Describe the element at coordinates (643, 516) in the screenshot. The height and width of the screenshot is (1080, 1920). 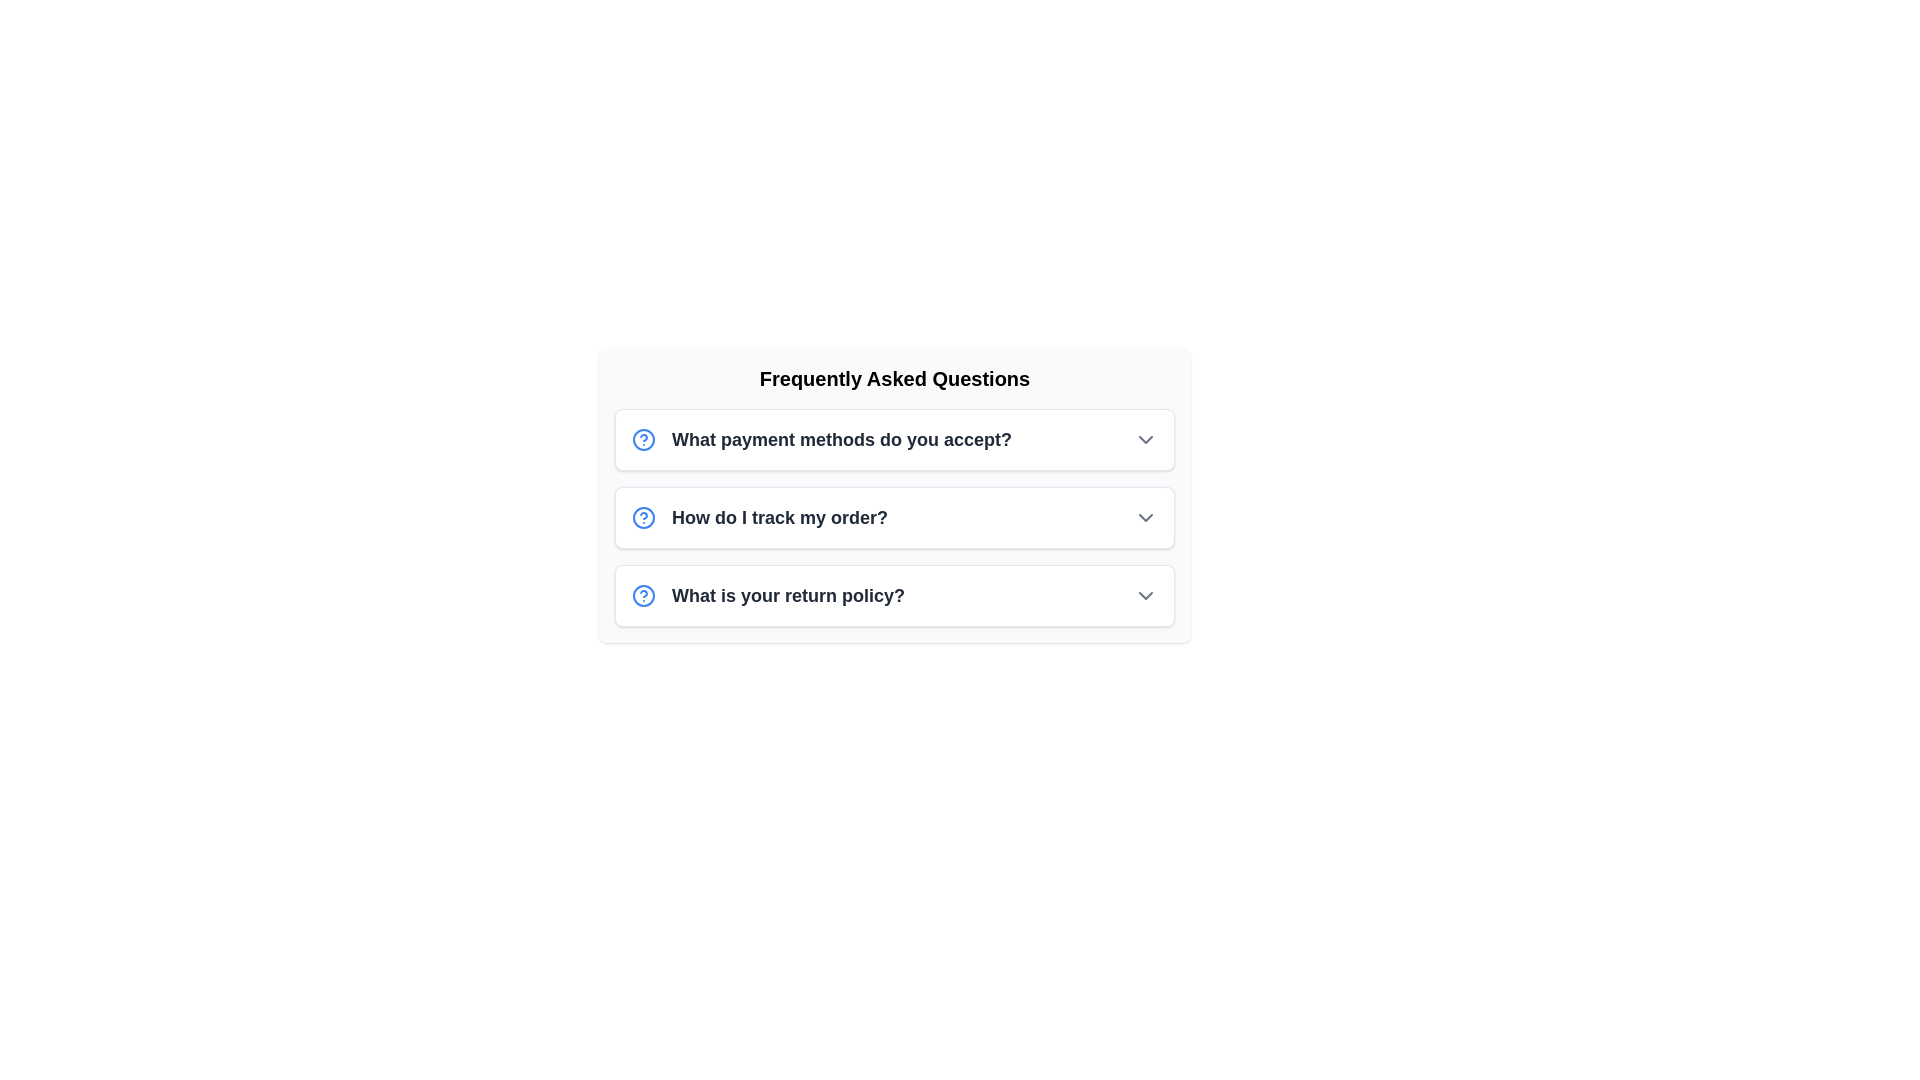
I see `the decorative blue circular icon with a question mark that is positioned to the left of the question text 'How do I track my order?' in the Frequently Asked Questions section` at that location.